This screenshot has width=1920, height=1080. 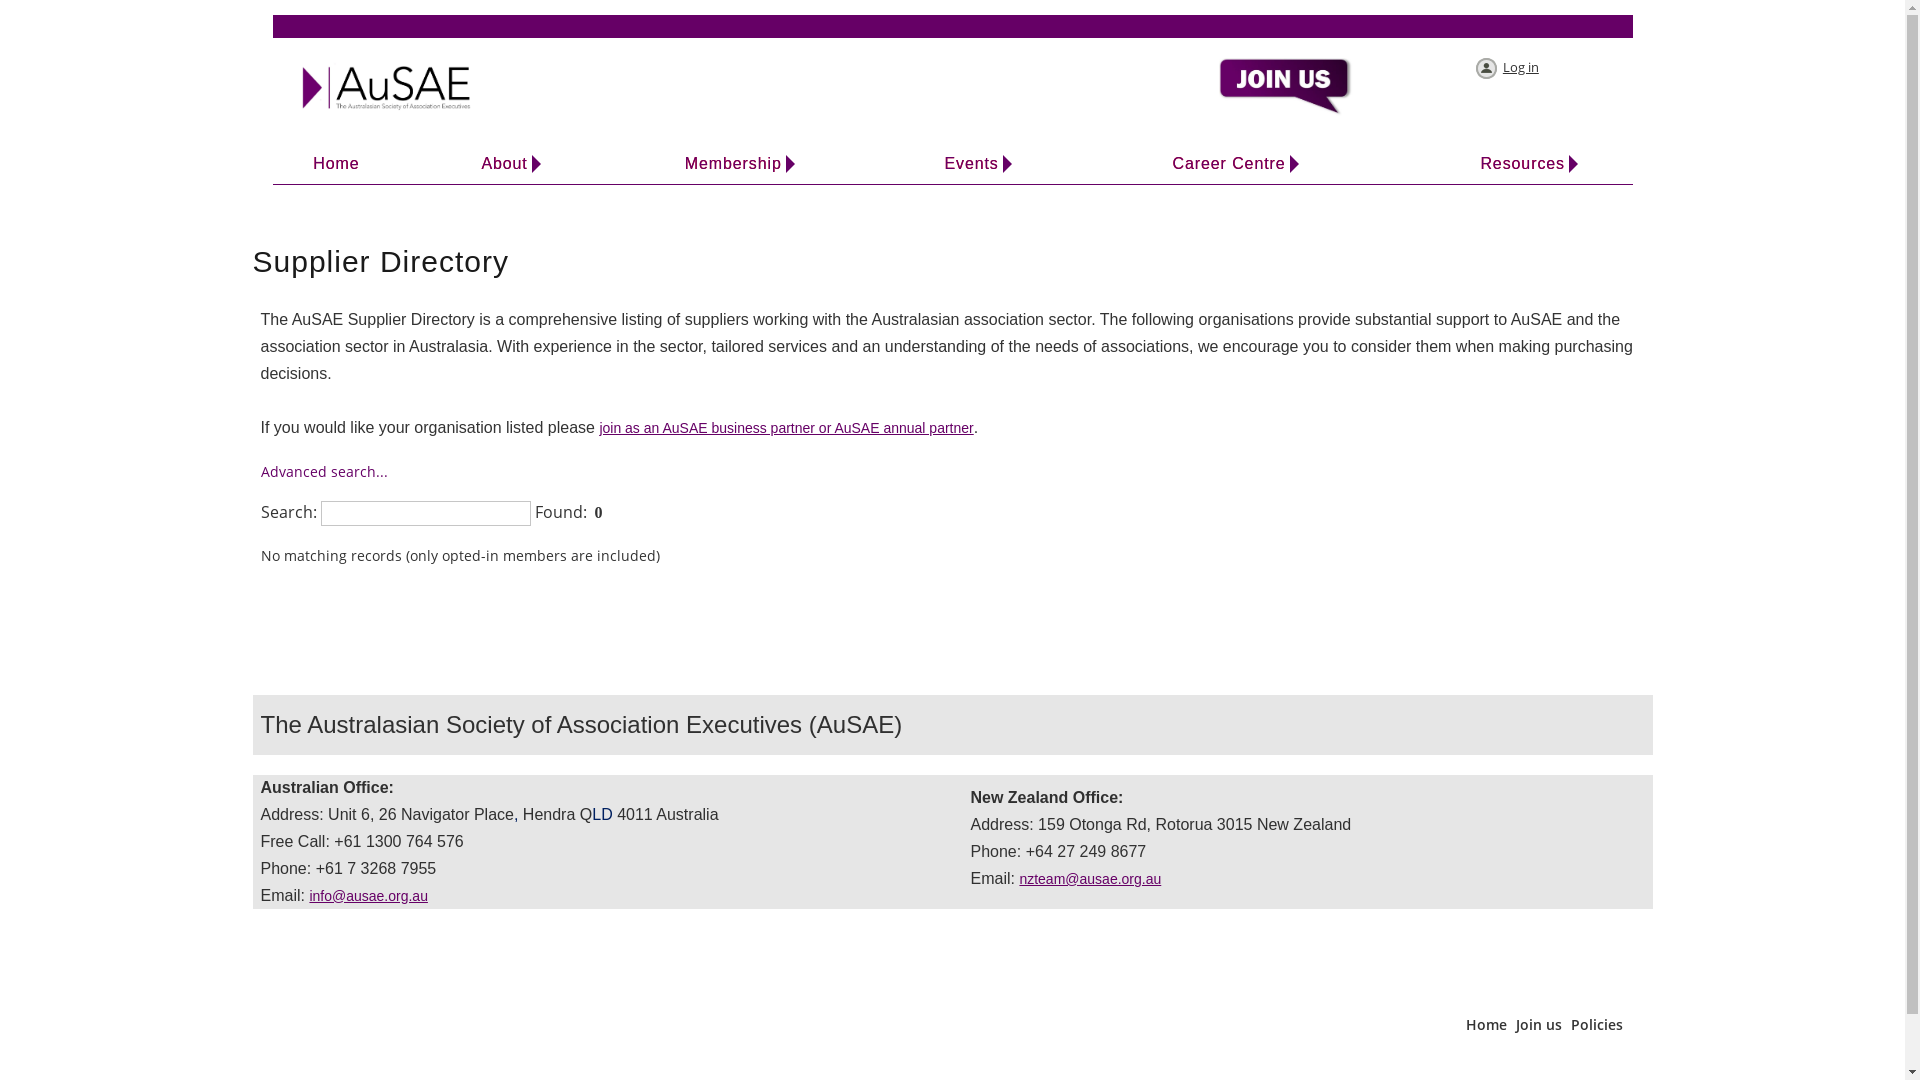 I want to click on 'Career Centre', so click(x=1227, y=163).